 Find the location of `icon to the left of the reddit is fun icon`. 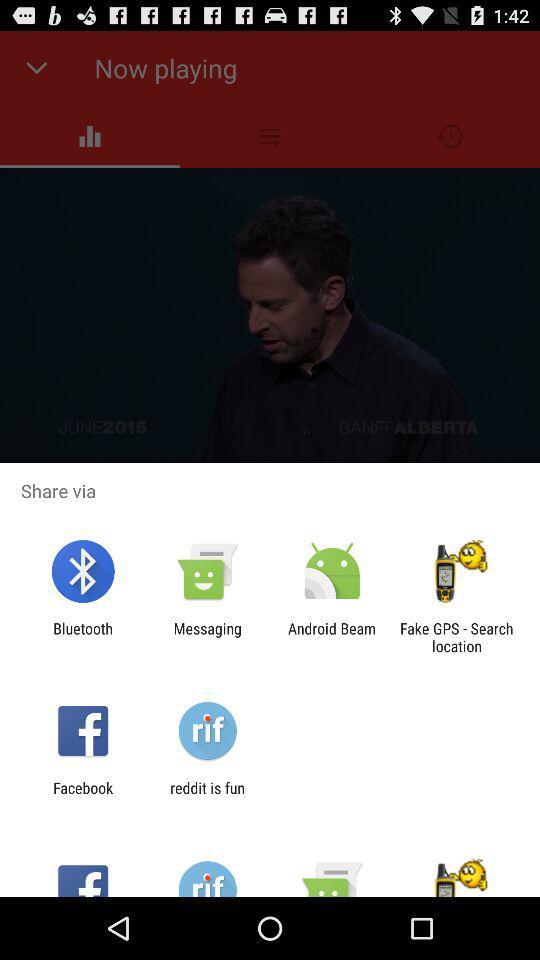

icon to the left of the reddit is fun icon is located at coordinates (82, 796).